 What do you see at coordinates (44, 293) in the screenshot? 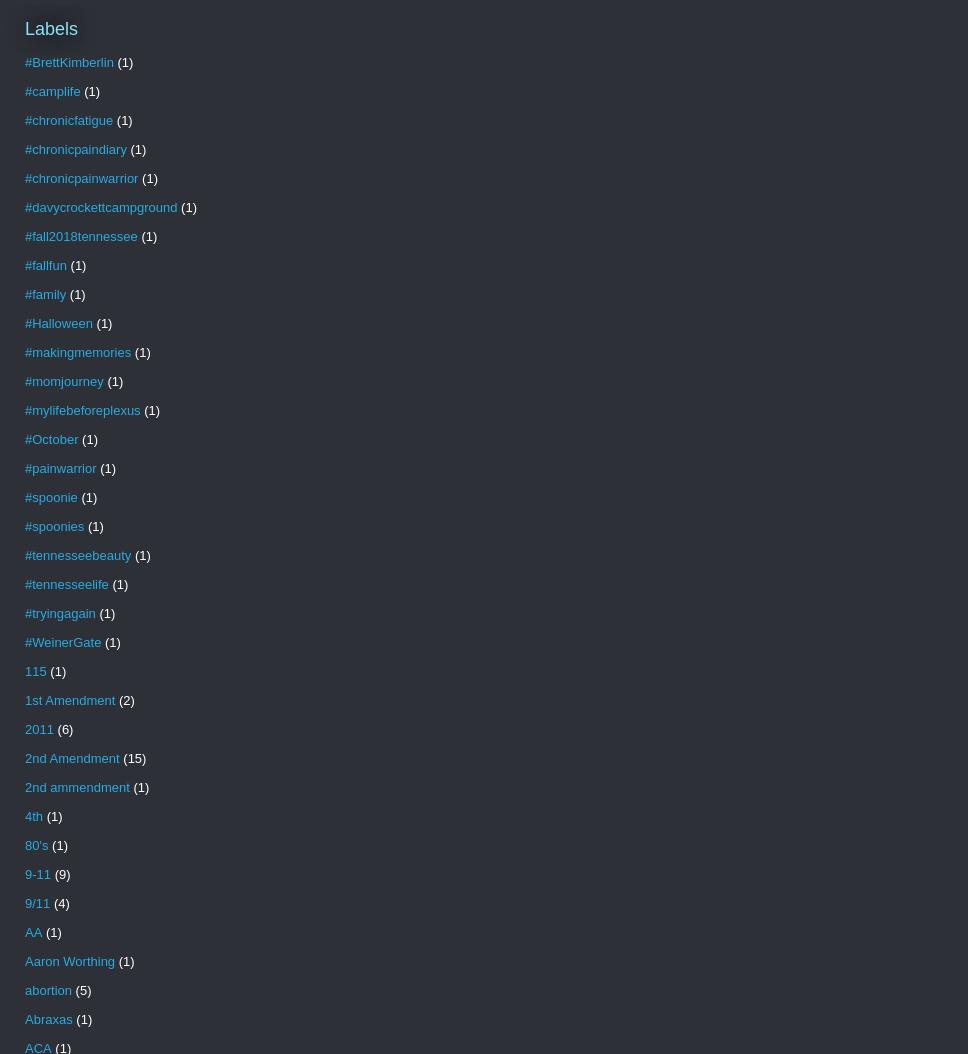
I see `'#family'` at bounding box center [44, 293].